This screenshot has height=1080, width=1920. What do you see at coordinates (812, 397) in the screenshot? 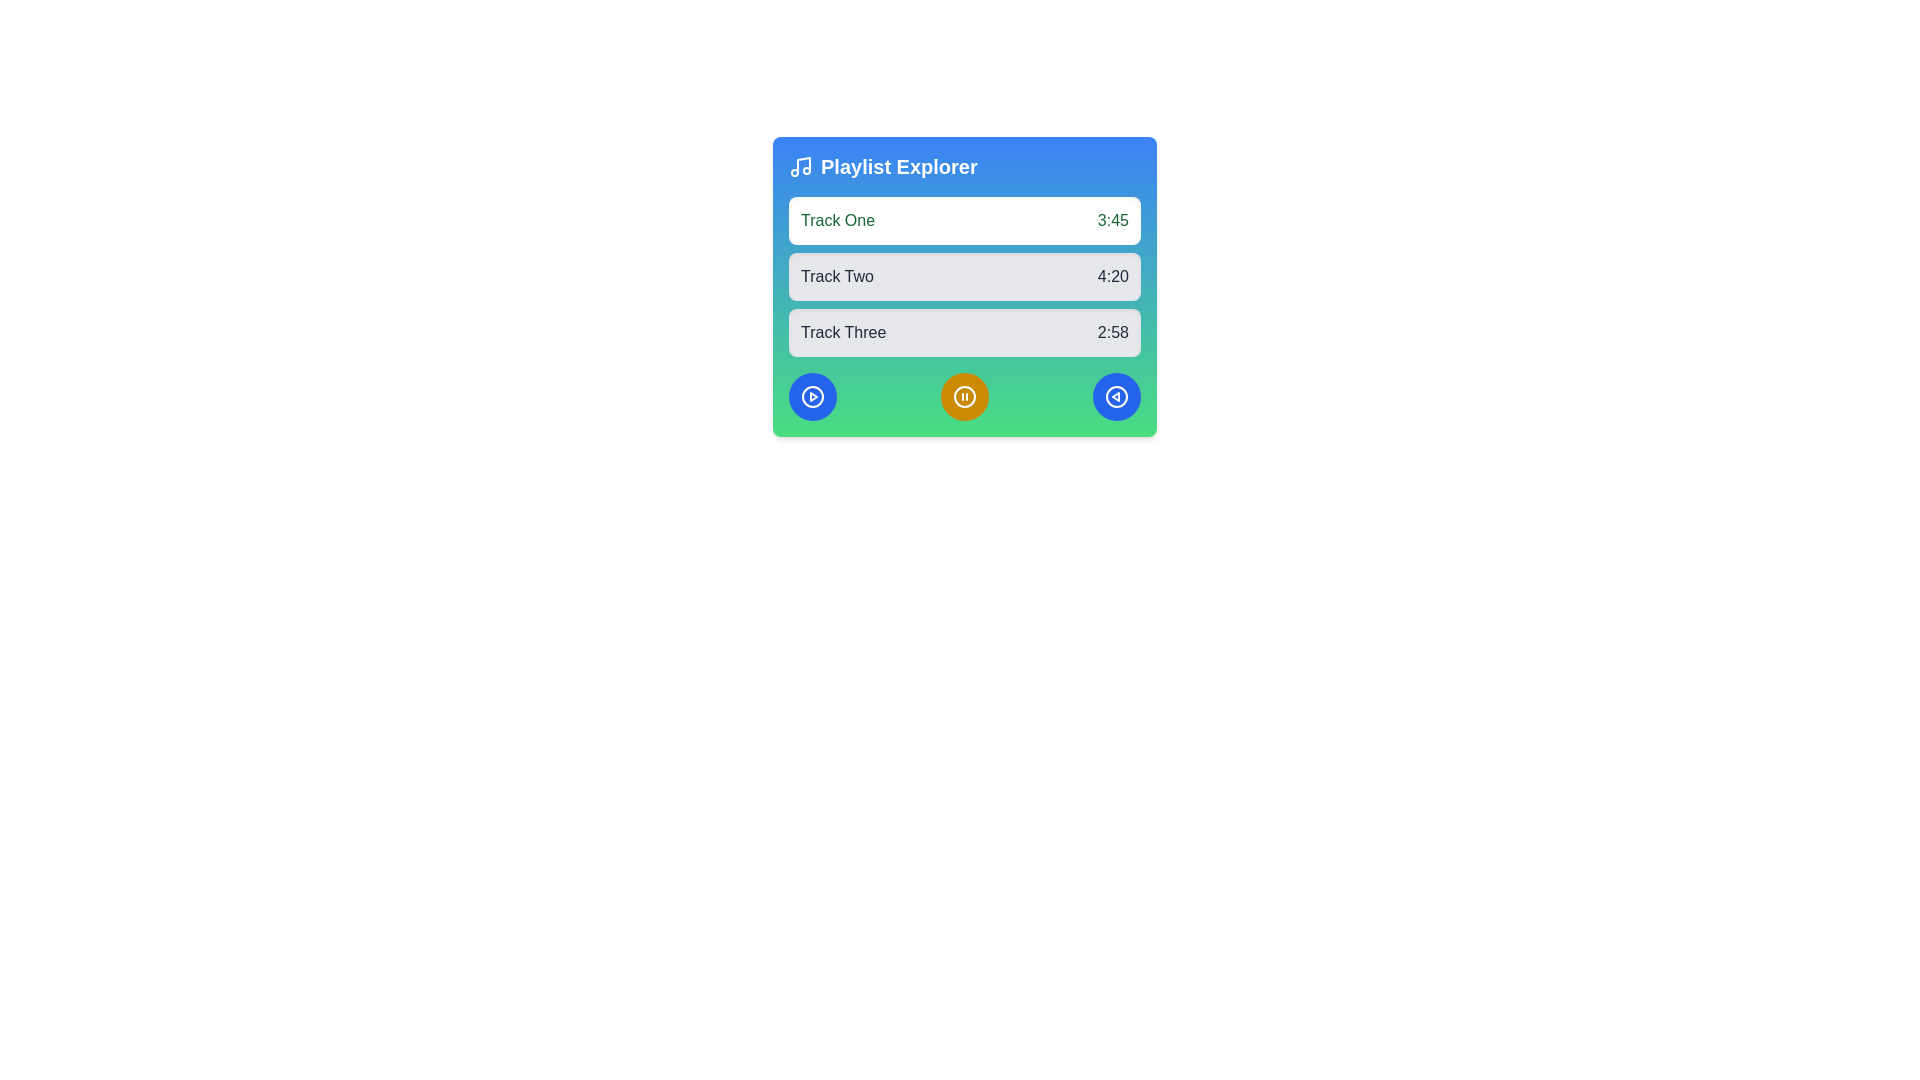
I see `the circular blue play button located at the bottom-left position of the three aligned icons to play a track` at bounding box center [812, 397].